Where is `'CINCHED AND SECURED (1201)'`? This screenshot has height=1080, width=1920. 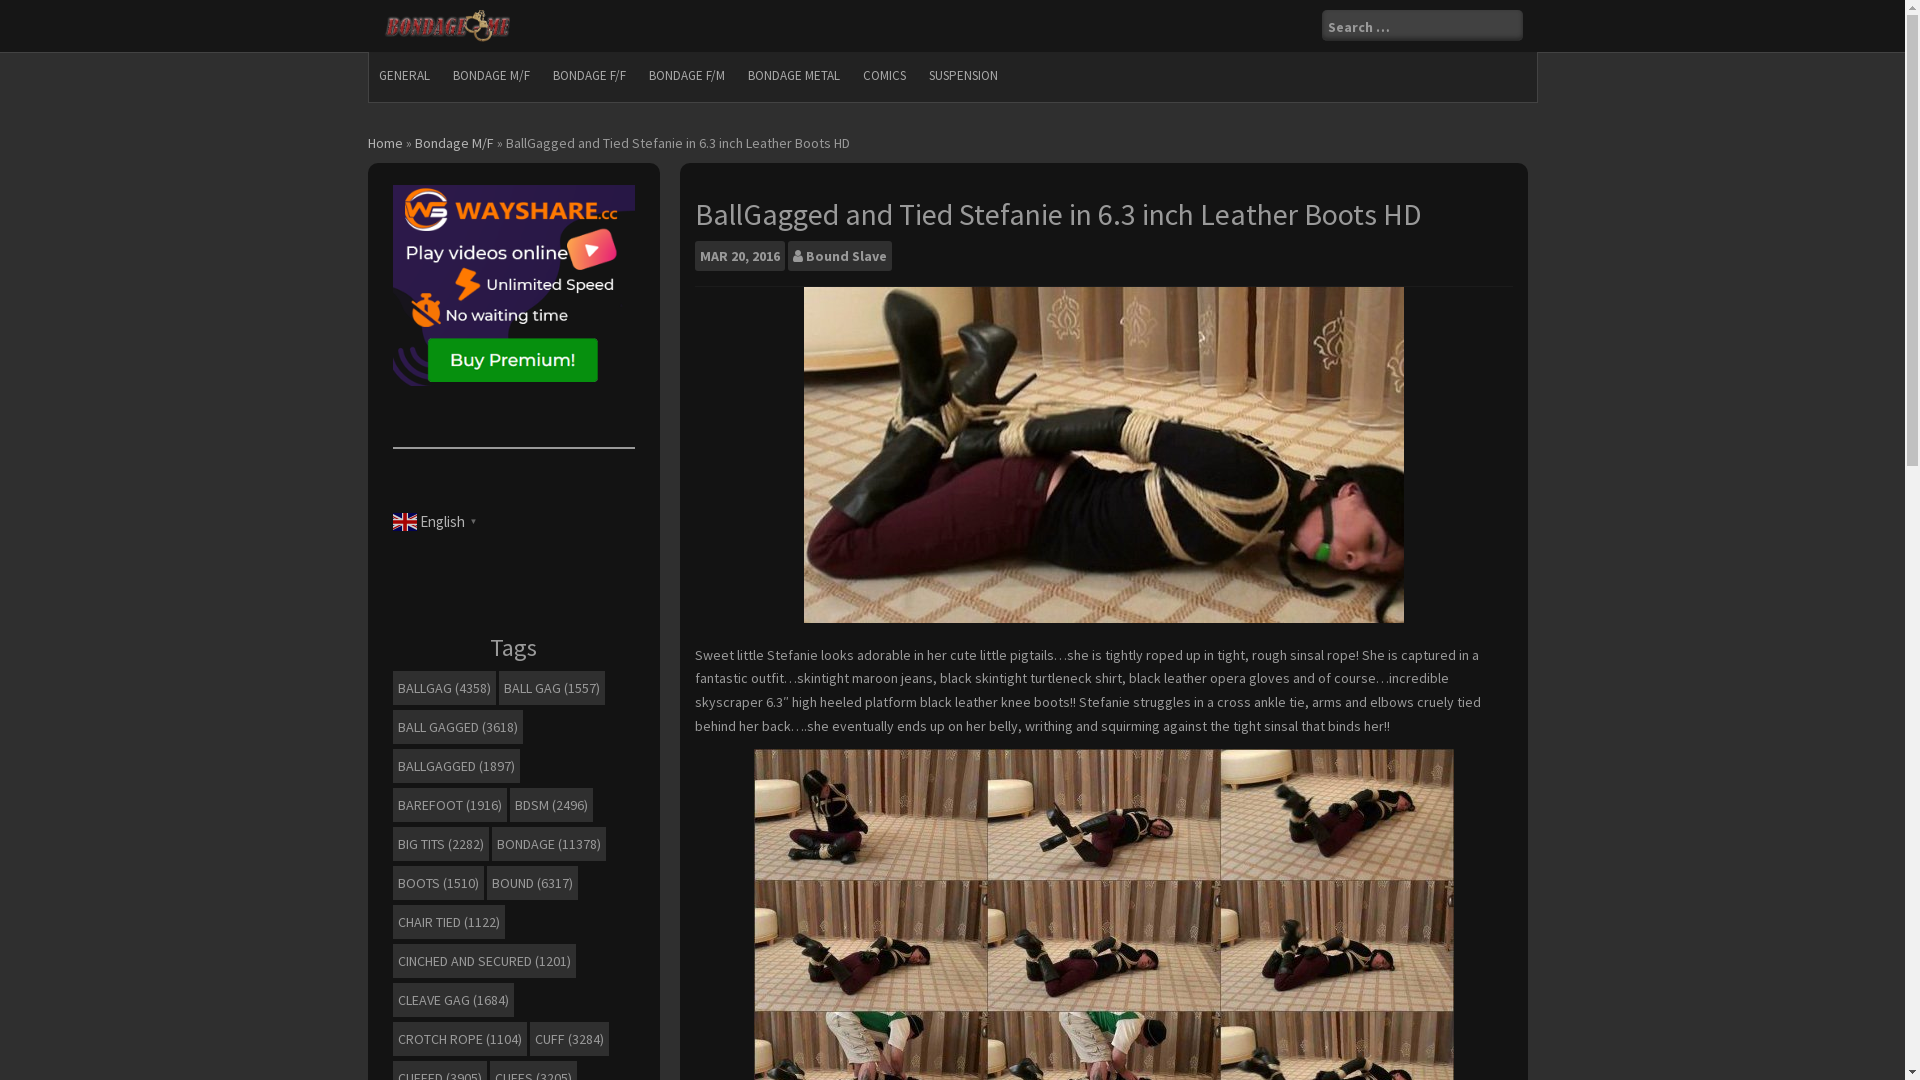 'CINCHED AND SECURED (1201)' is located at coordinates (392, 959).